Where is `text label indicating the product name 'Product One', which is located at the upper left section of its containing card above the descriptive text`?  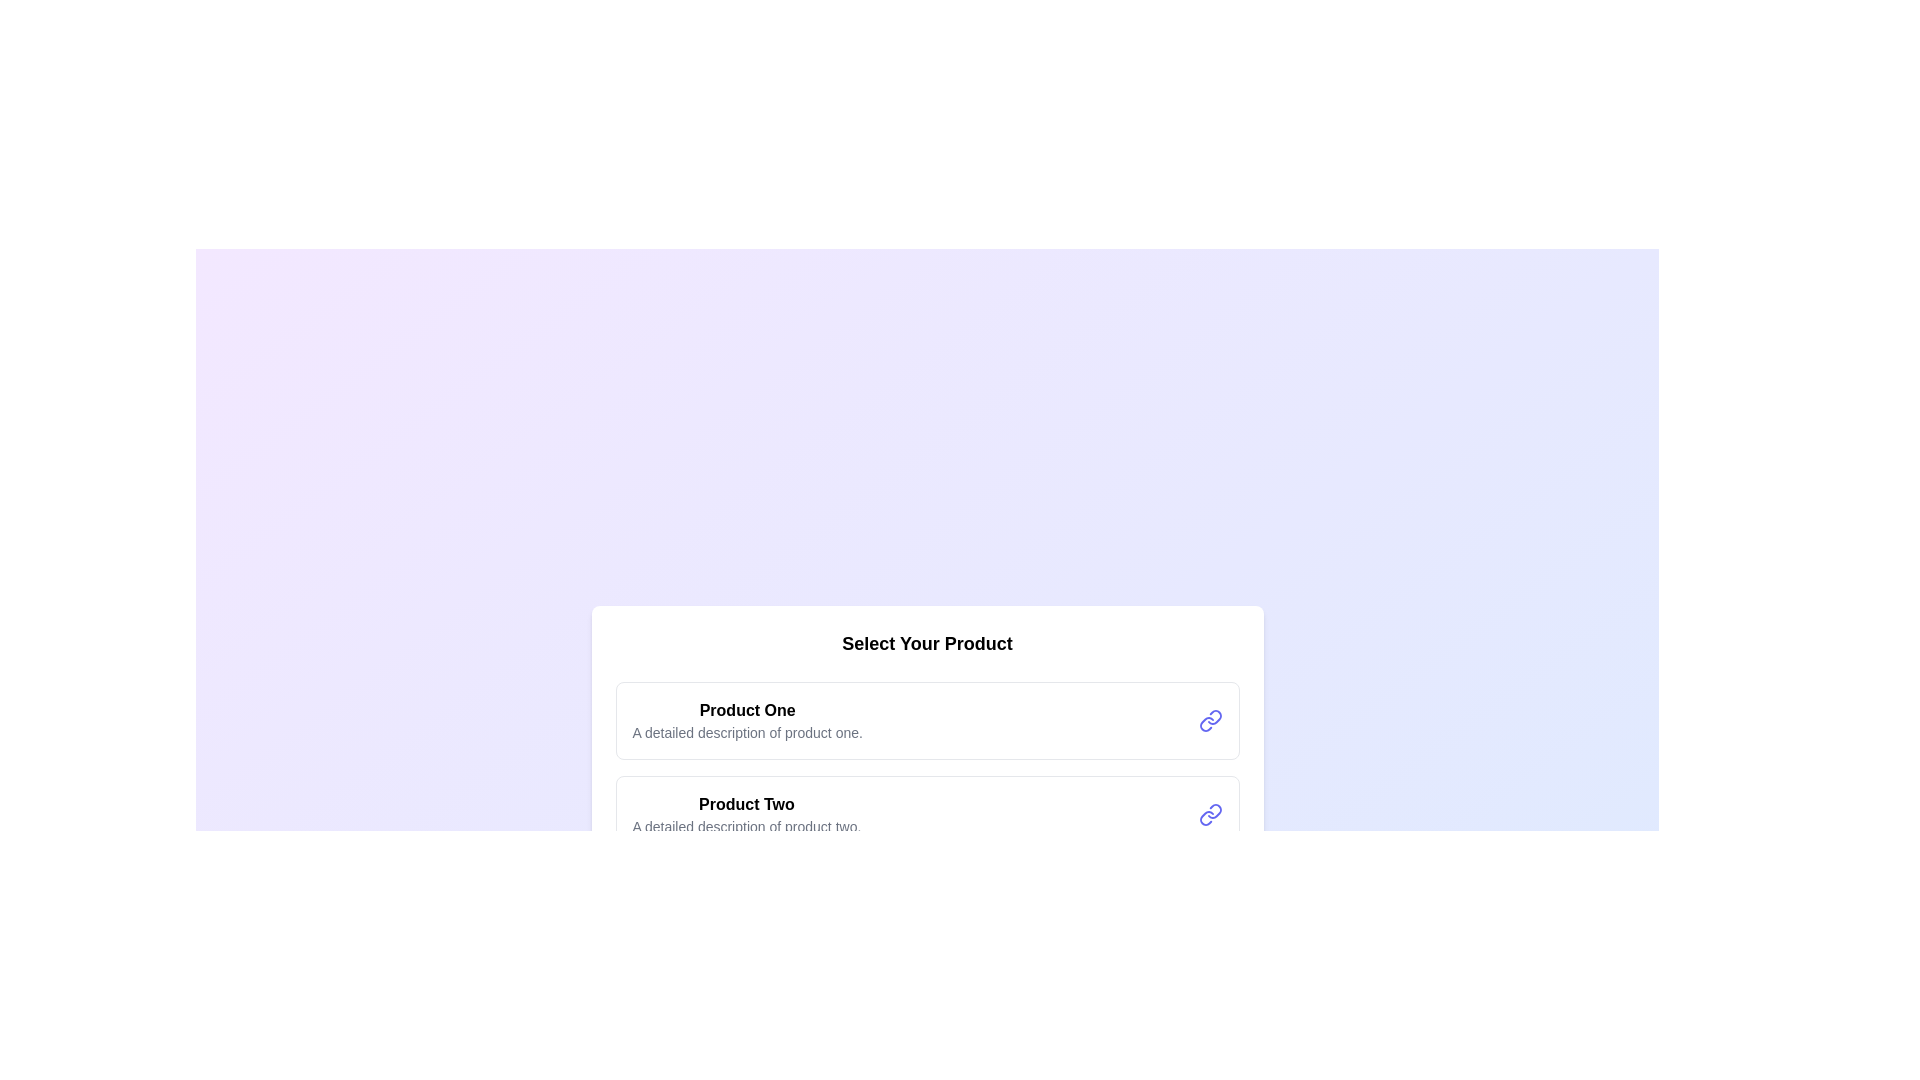
text label indicating the product name 'Product One', which is located at the upper left section of its containing card above the descriptive text is located at coordinates (746, 709).